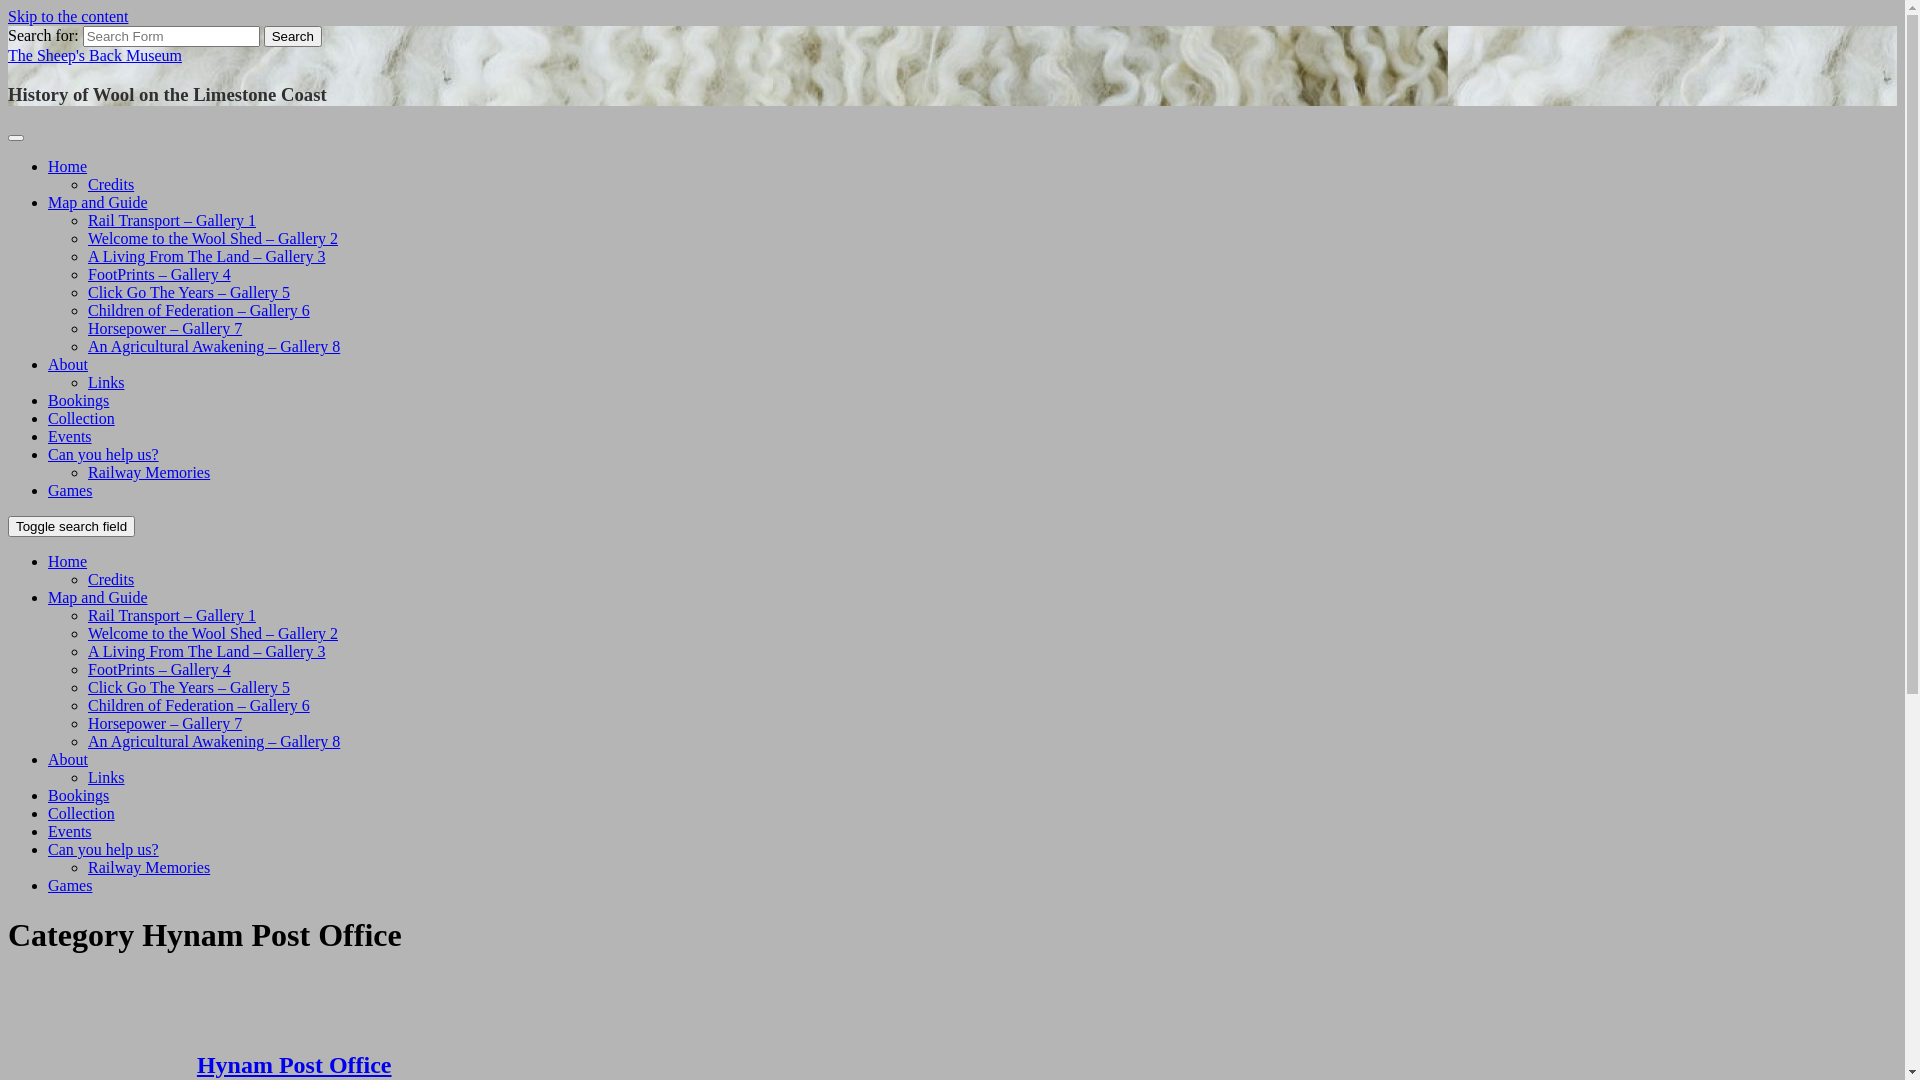 The width and height of the screenshot is (1920, 1080). What do you see at coordinates (291, 36) in the screenshot?
I see `'Search'` at bounding box center [291, 36].